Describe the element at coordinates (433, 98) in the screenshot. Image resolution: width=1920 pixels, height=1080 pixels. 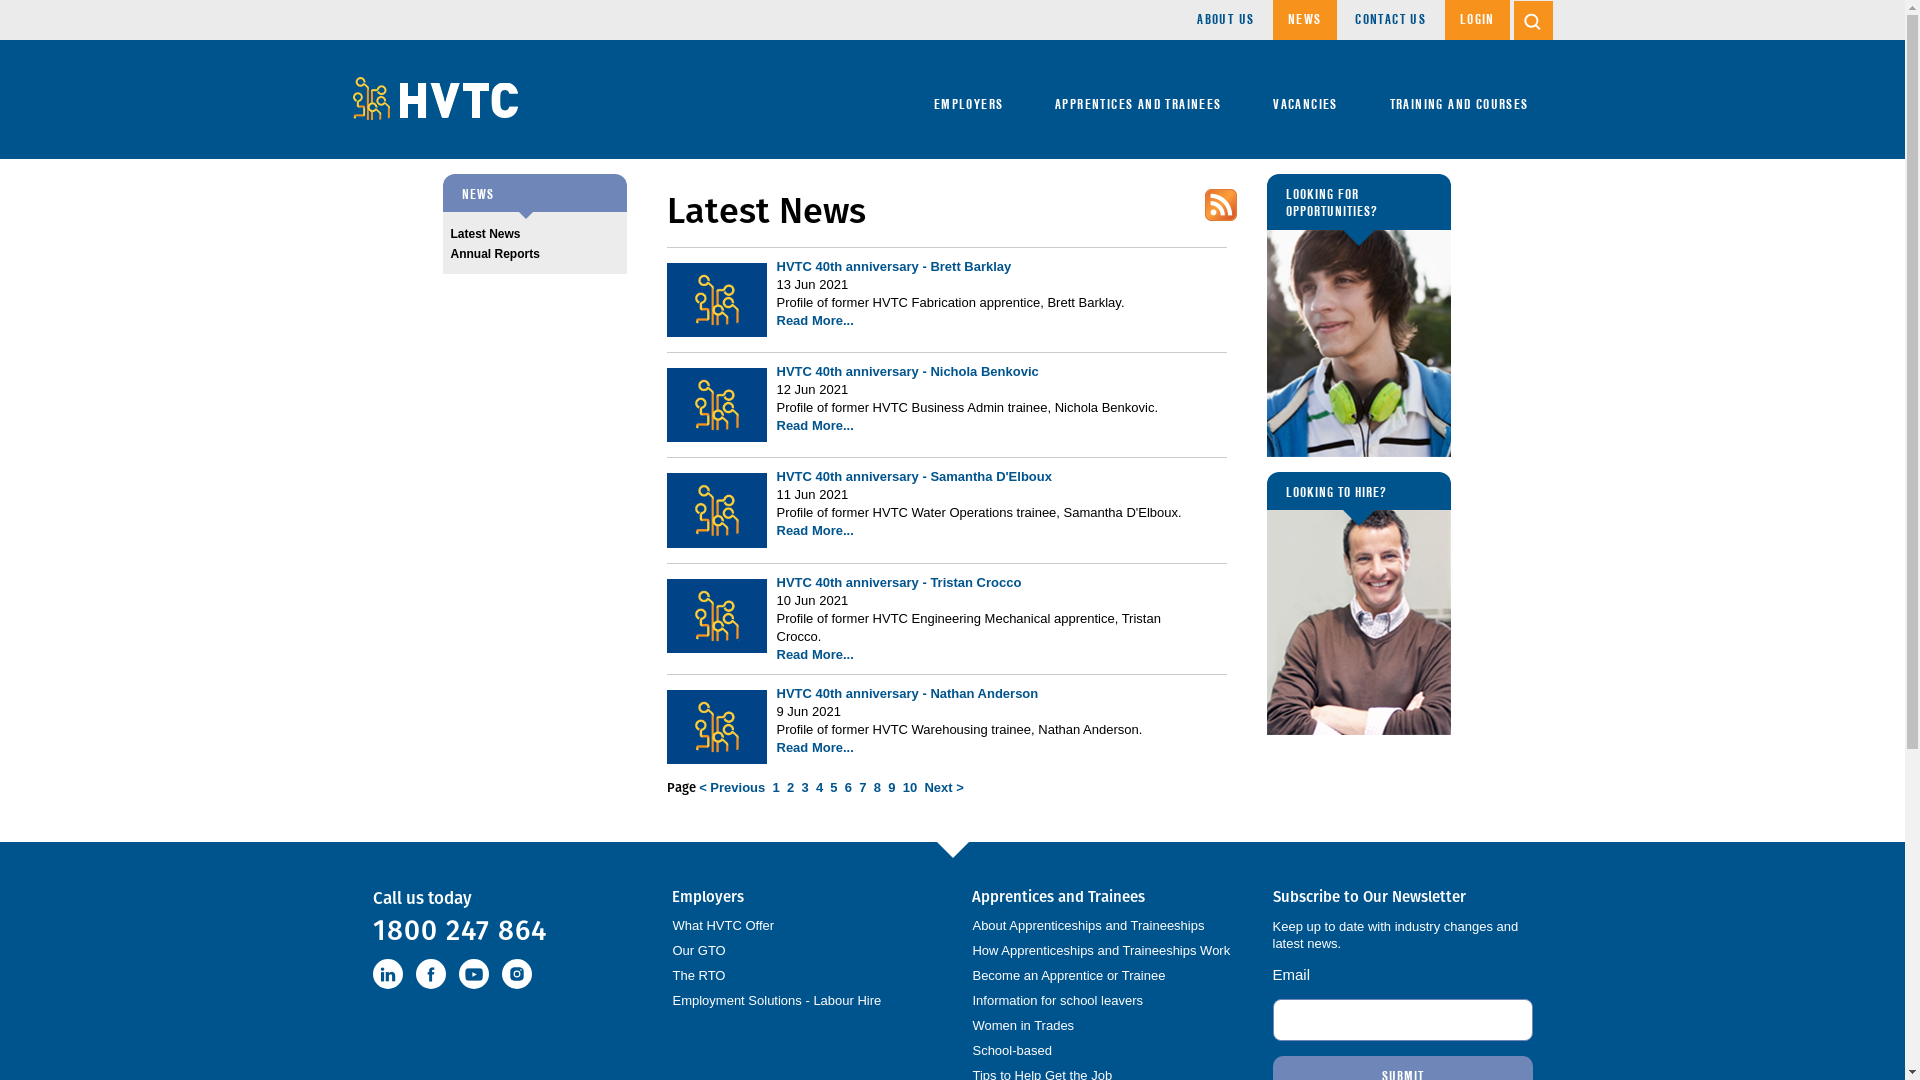
I see `'Hunter Valley Training Company'` at that location.